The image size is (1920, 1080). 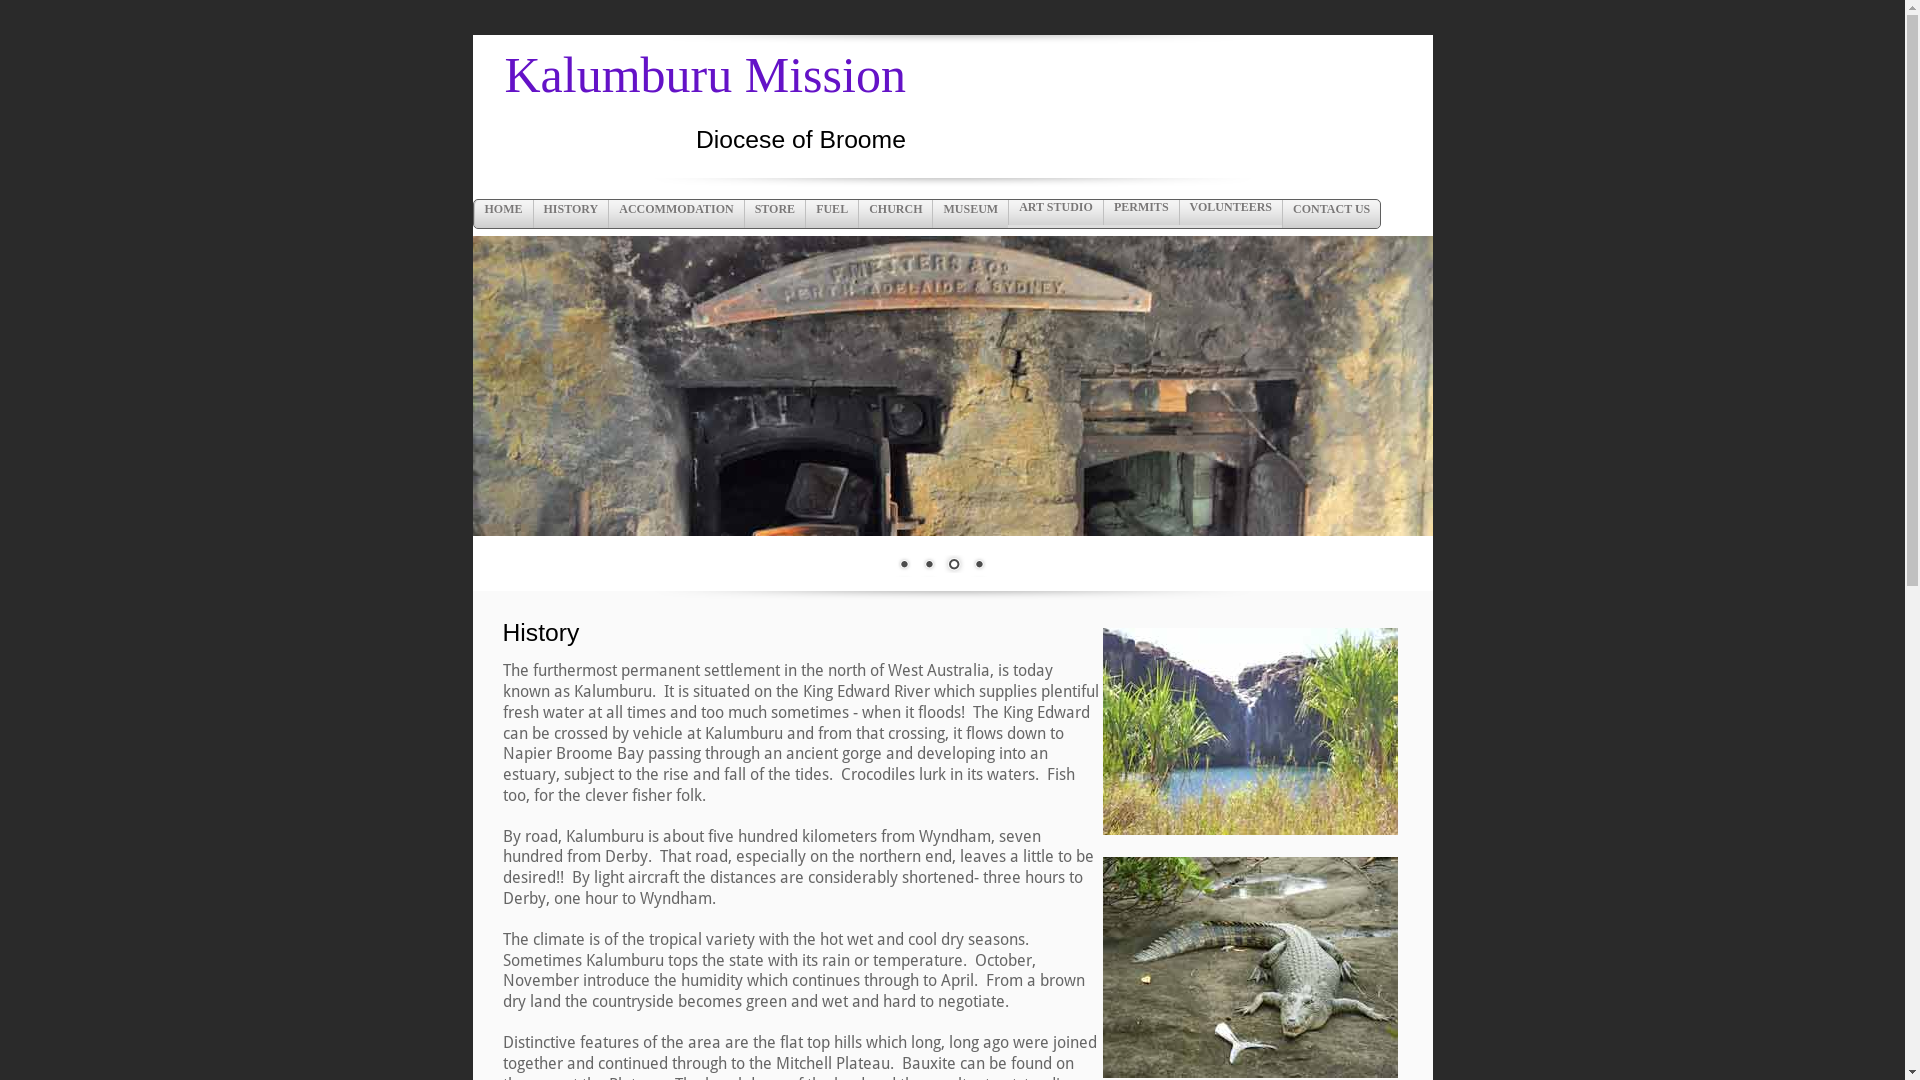 What do you see at coordinates (1229, 212) in the screenshot?
I see `'VOLUNTEERS'` at bounding box center [1229, 212].